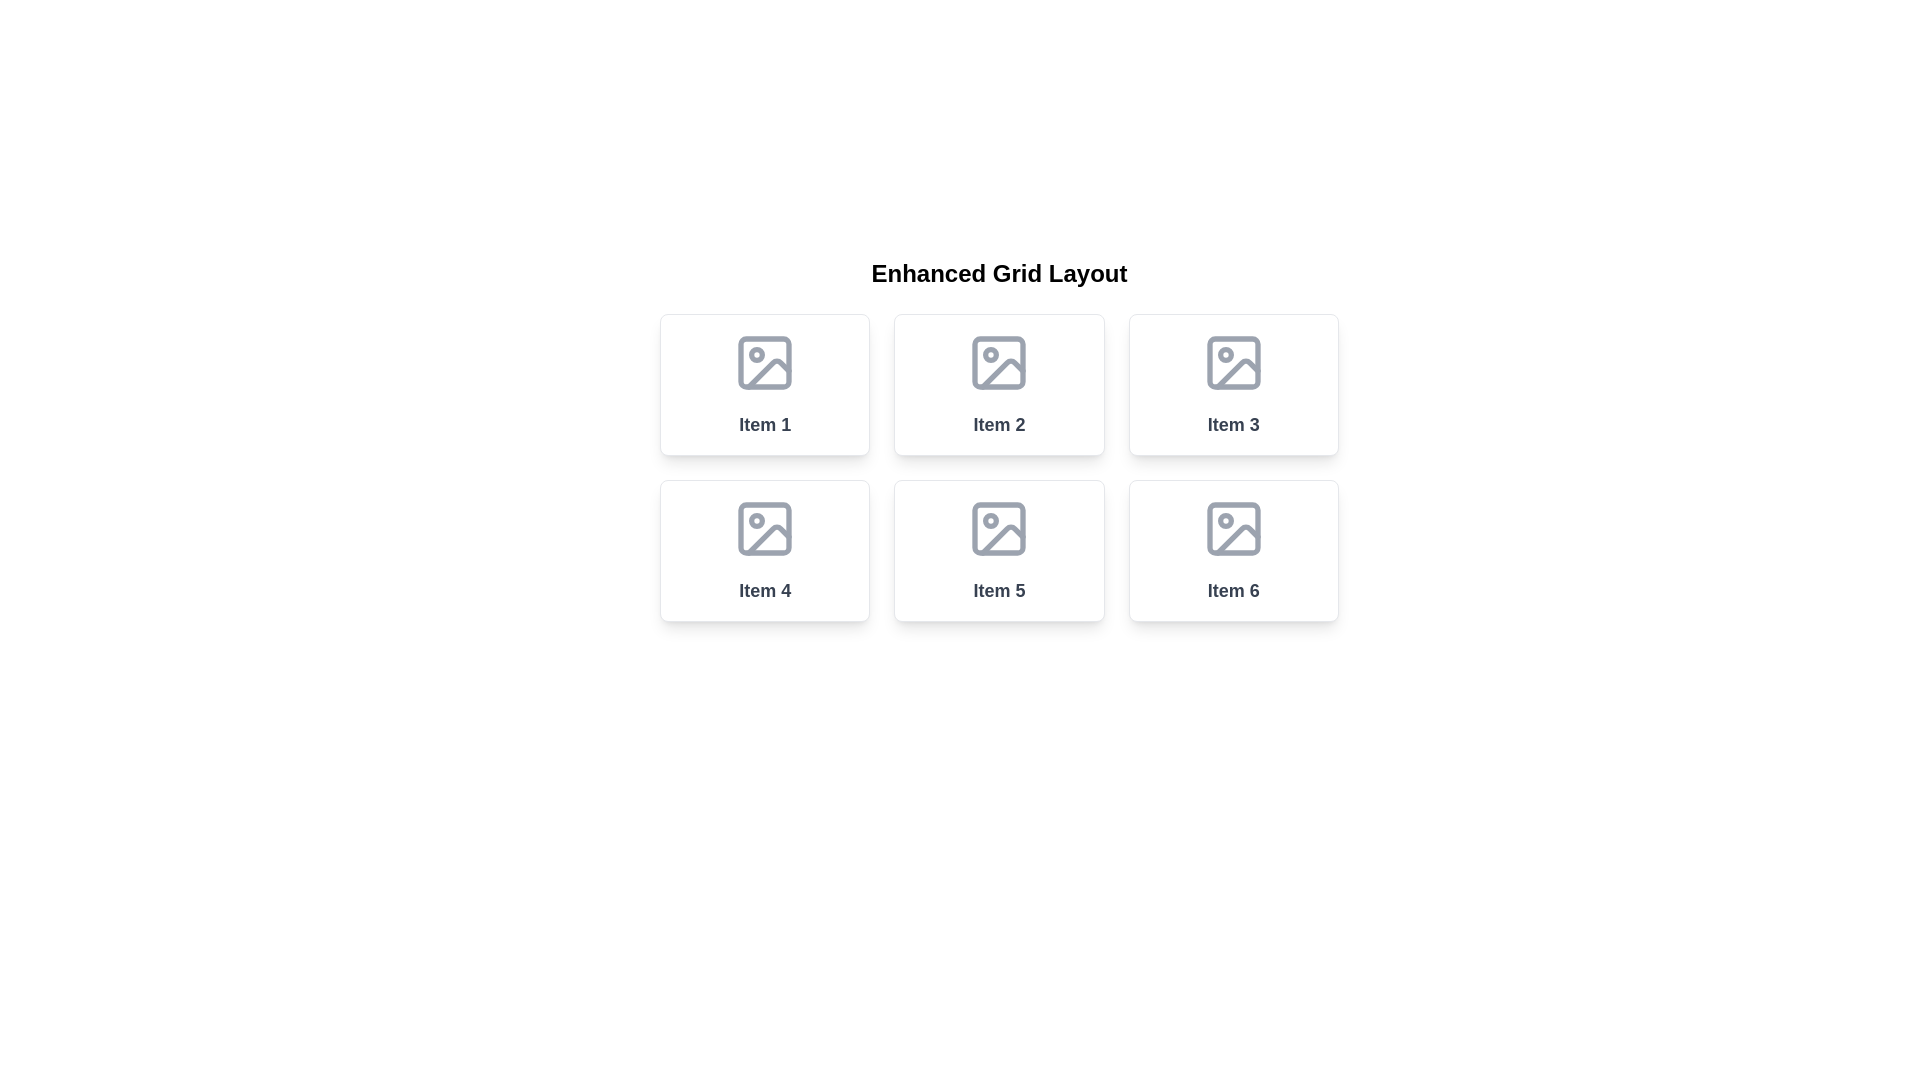 The image size is (1920, 1080). Describe the element at coordinates (1224, 519) in the screenshot. I see `the decorative circle SVG component located in the sixth item of a two-row grid layout, which is slightly away from the rectangle graphic` at that location.